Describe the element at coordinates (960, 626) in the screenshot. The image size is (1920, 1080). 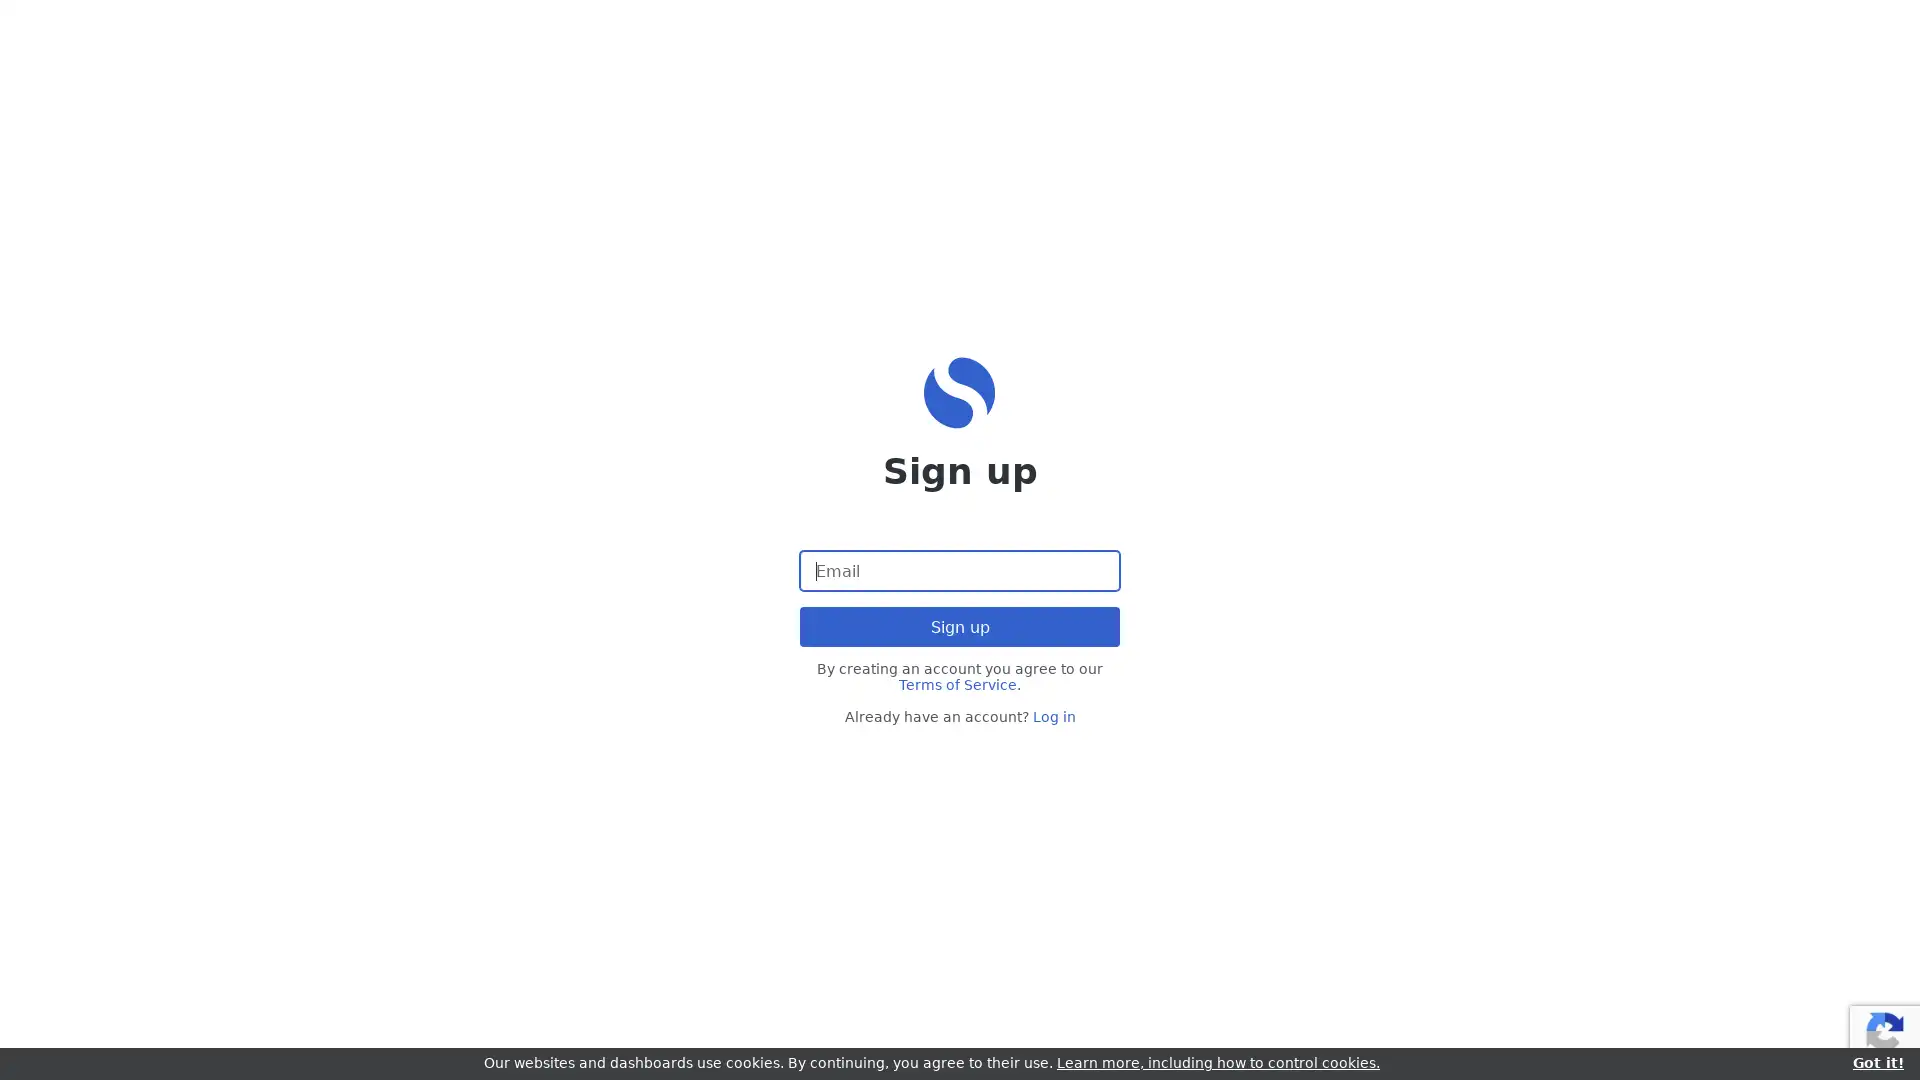
I see `Sign up` at that location.